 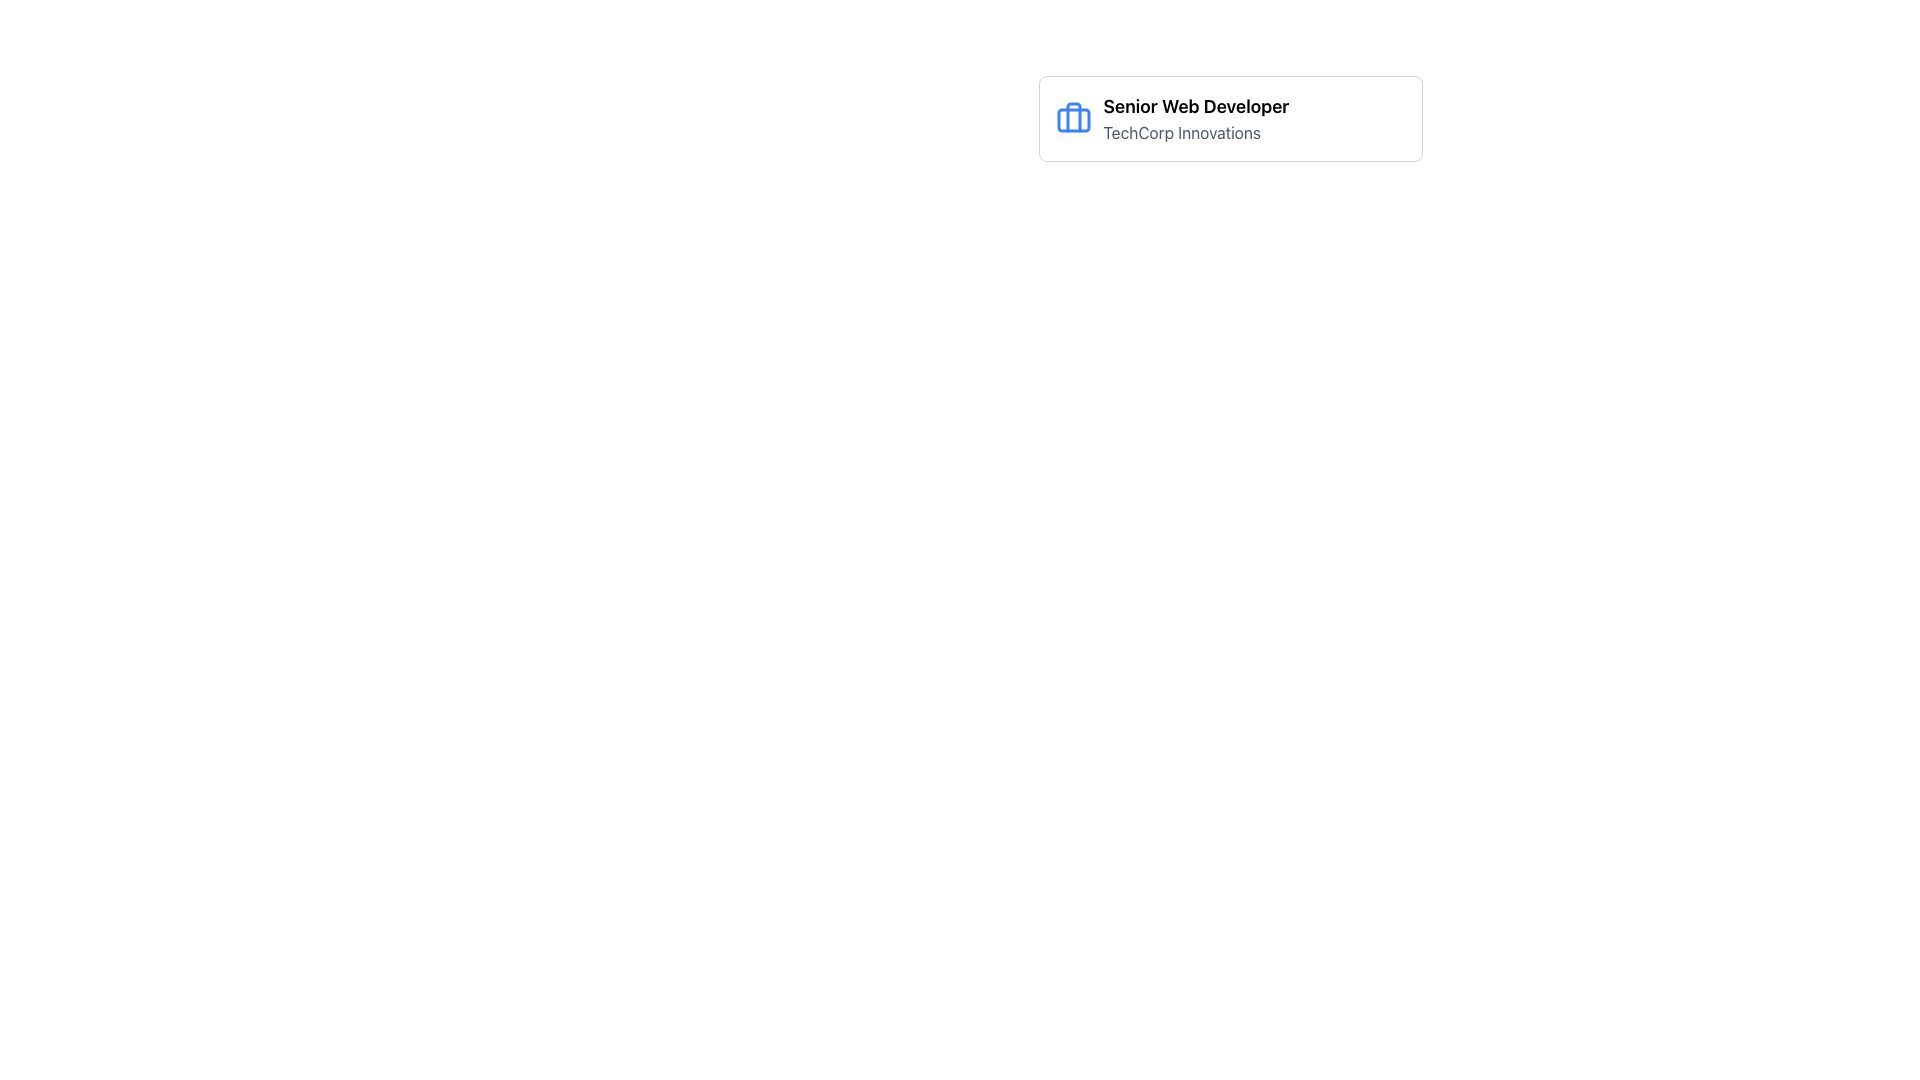 I want to click on the blue briefcase icon located to the left of the text 'Senior Web Developer', so click(x=1072, y=119).